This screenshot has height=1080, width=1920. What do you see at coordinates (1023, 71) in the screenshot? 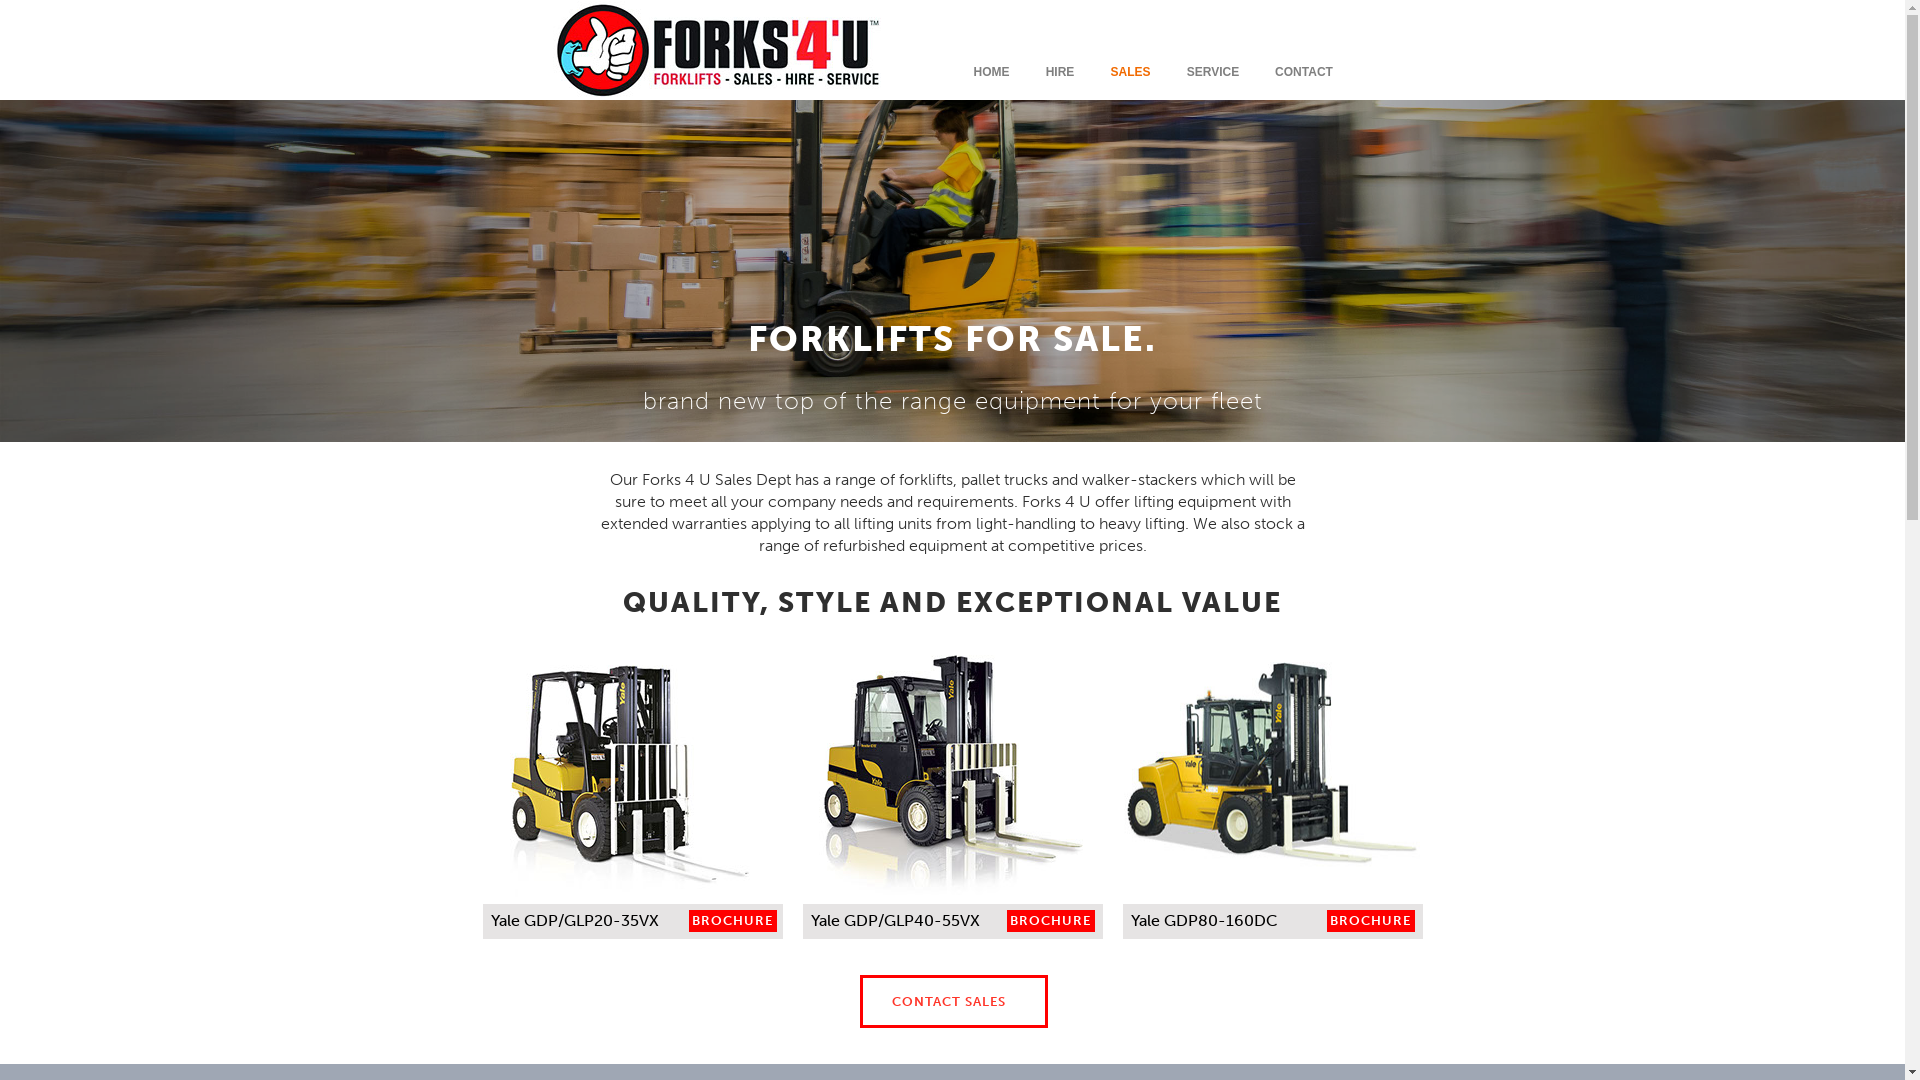
I see `'HIRE'` at bounding box center [1023, 71].